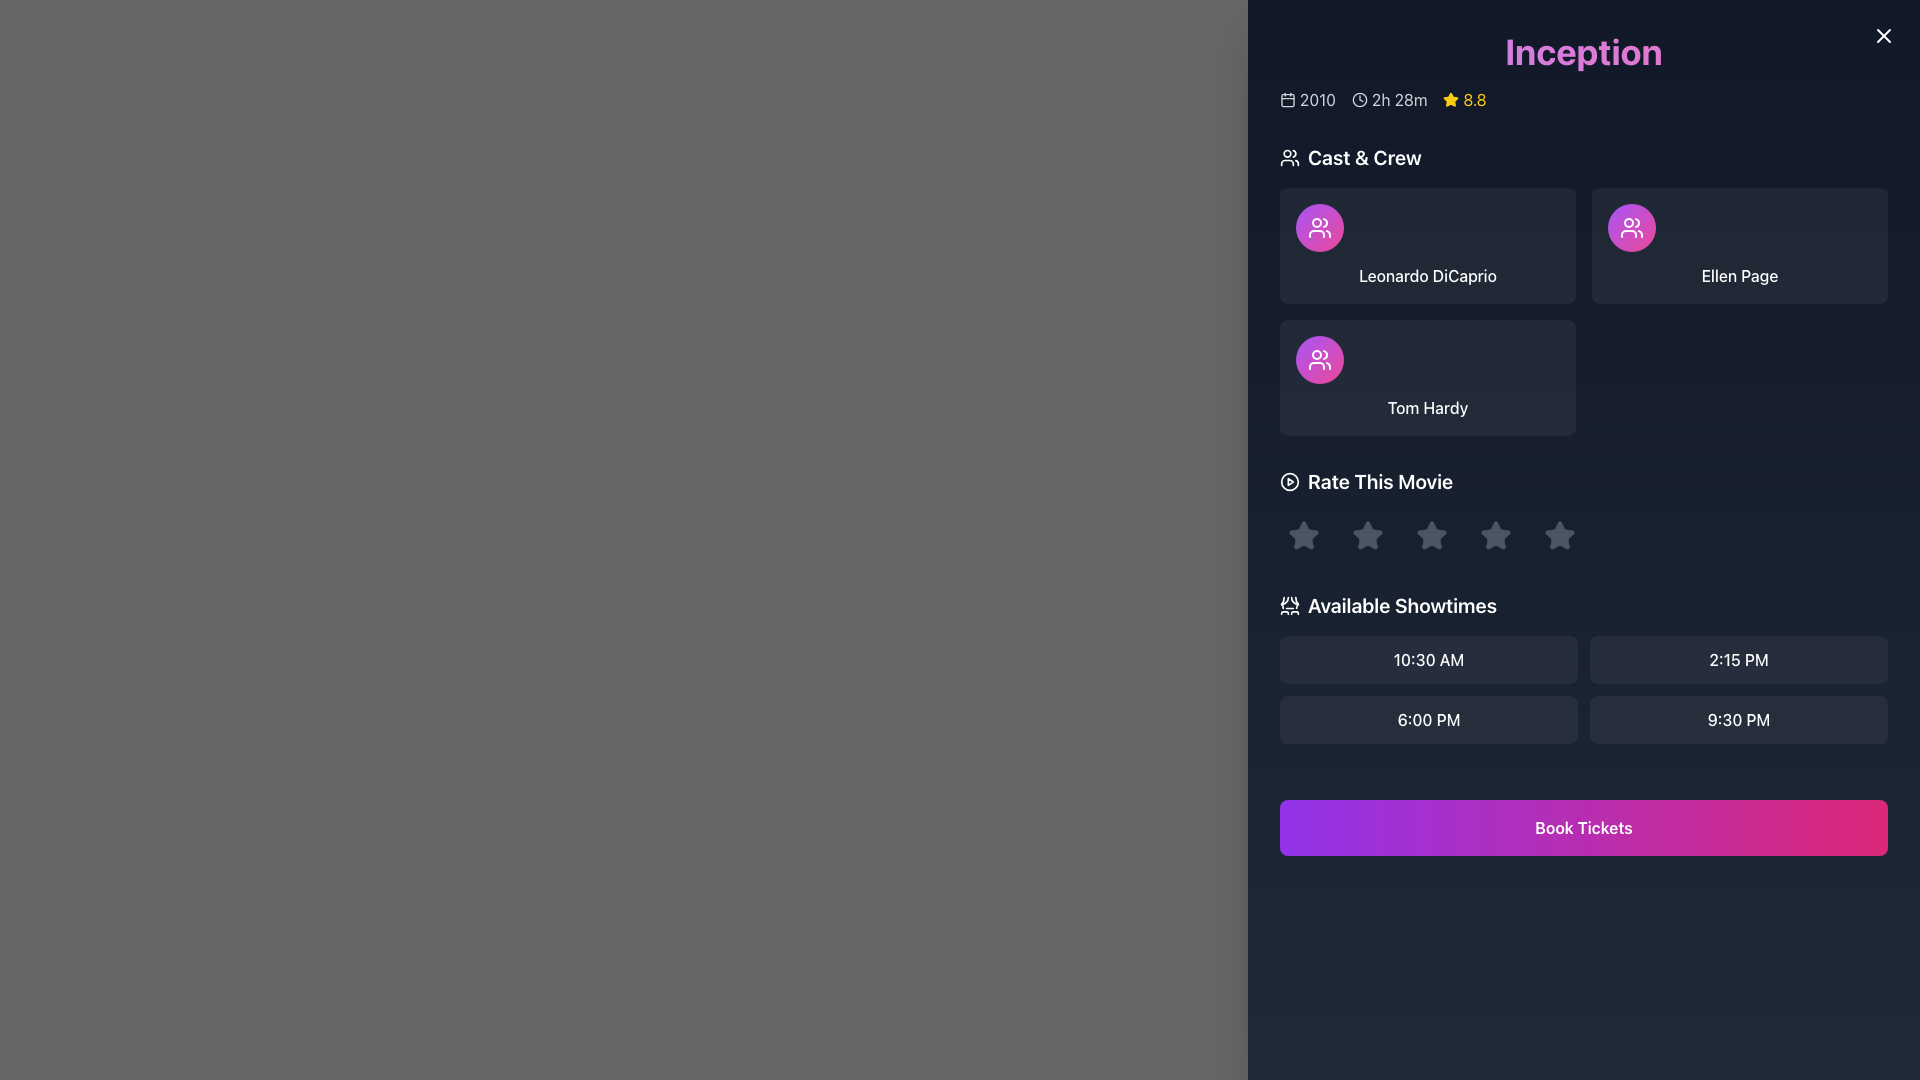  What do you see at coordinates (1465, 100) in the screenshot?
I see `the Rating indicator with associated icon located in the top-right section of the interface, near the title 'Inception'` at bounding box center [1465, 100].